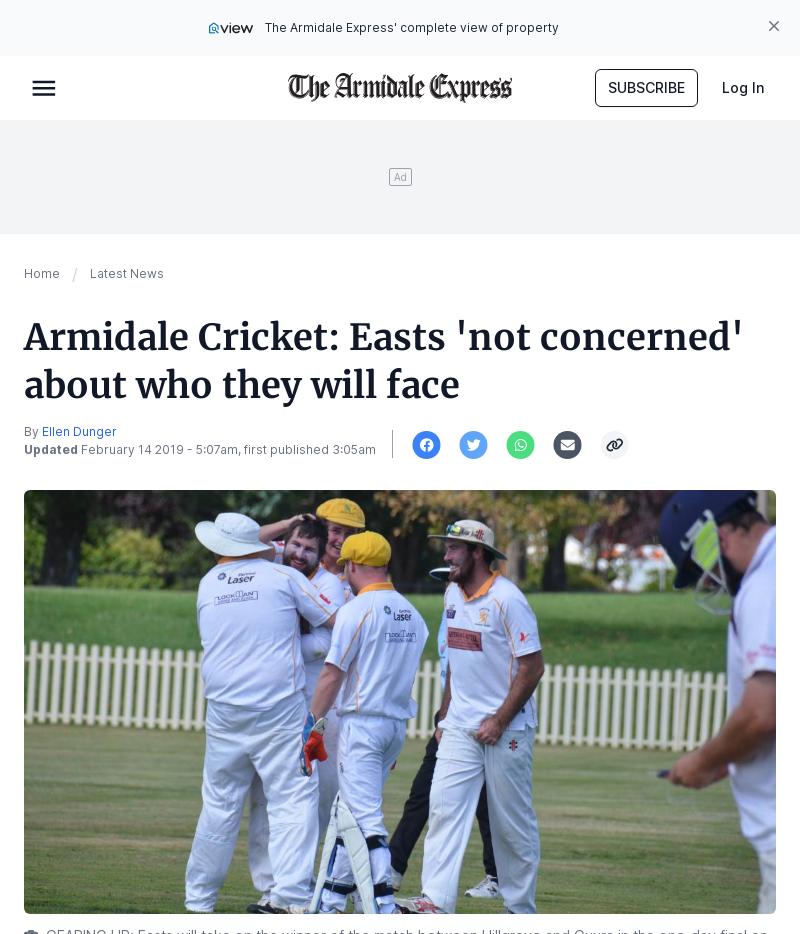 The height and width of the screenshot is (934, 800). What do you see at coordinates (159, 449) in the screenshot?
I see `'February 14 2019 - 5:07am'` at bounding box center [159, 449].